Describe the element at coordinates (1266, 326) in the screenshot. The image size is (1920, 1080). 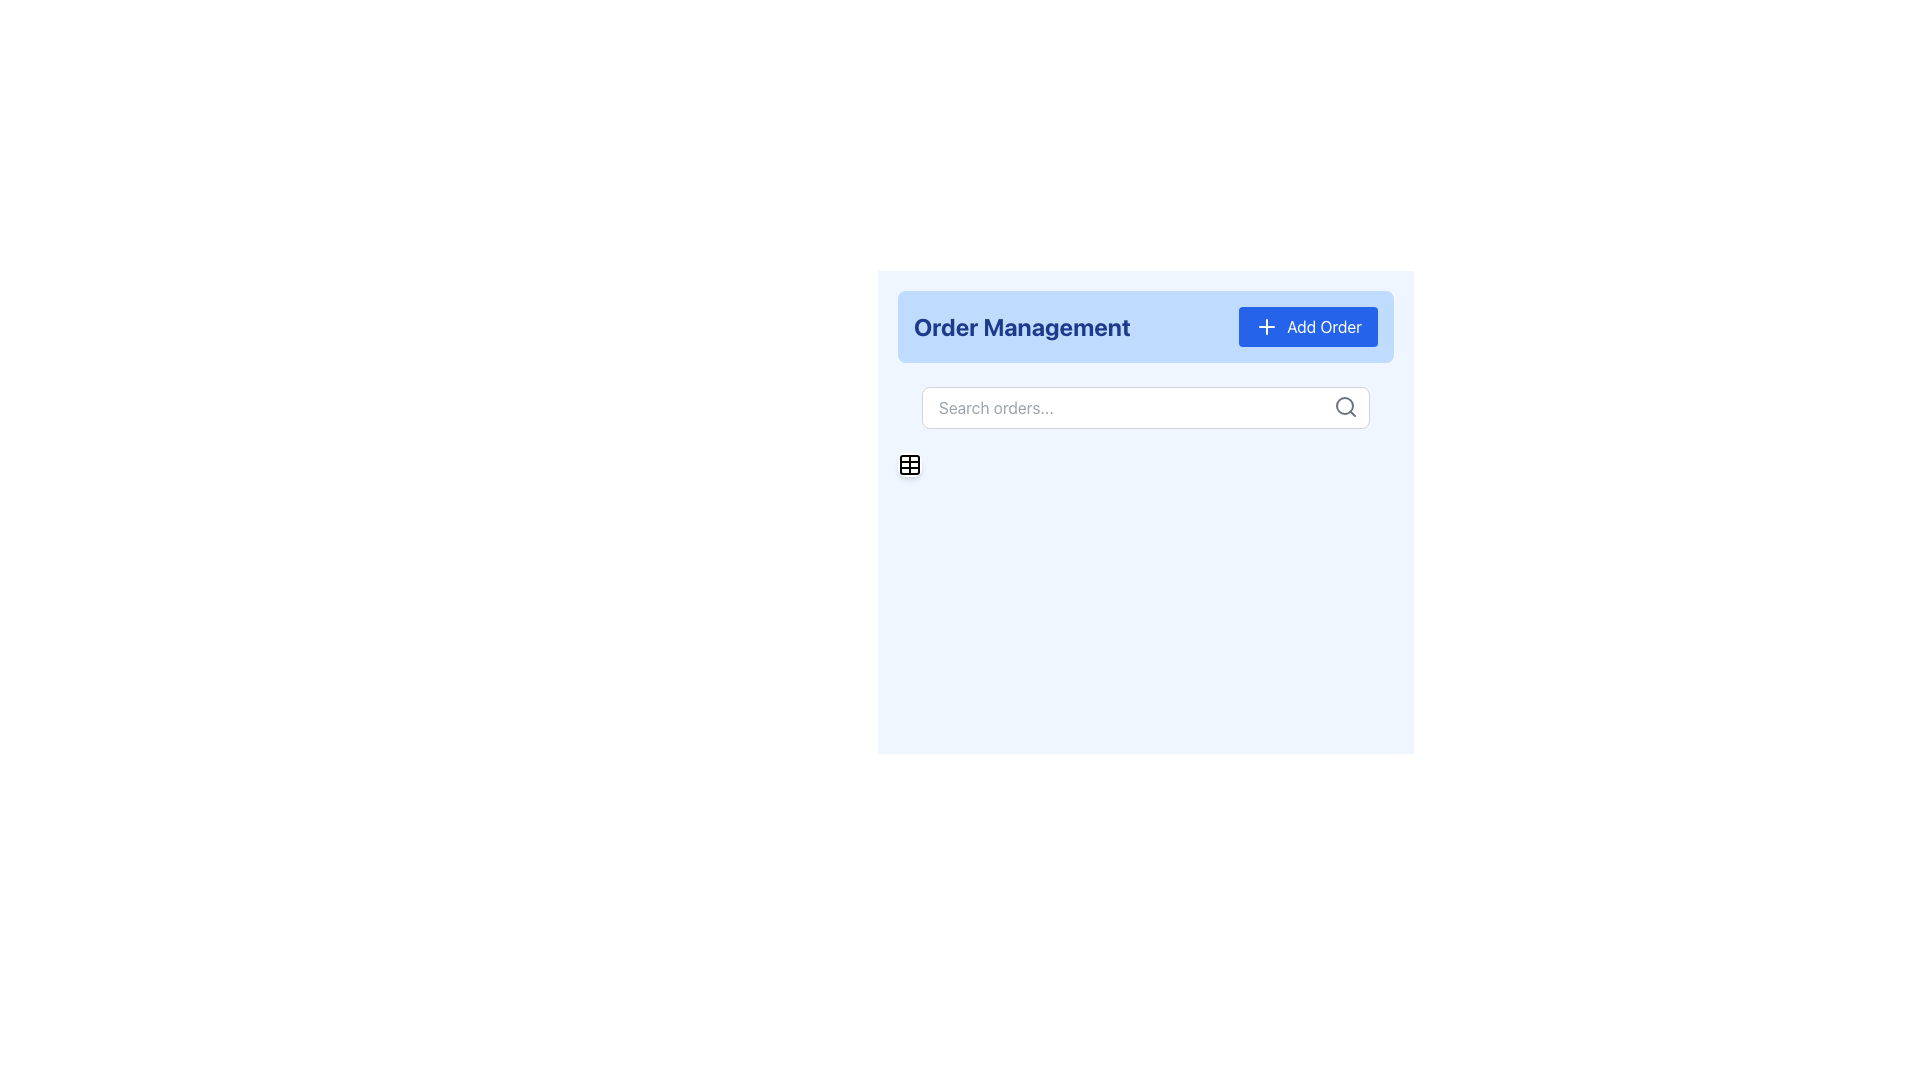
I see `the 'Add Order' icon located within the blue 'Add Order' button at the top-right corner of the panel header` at that location.